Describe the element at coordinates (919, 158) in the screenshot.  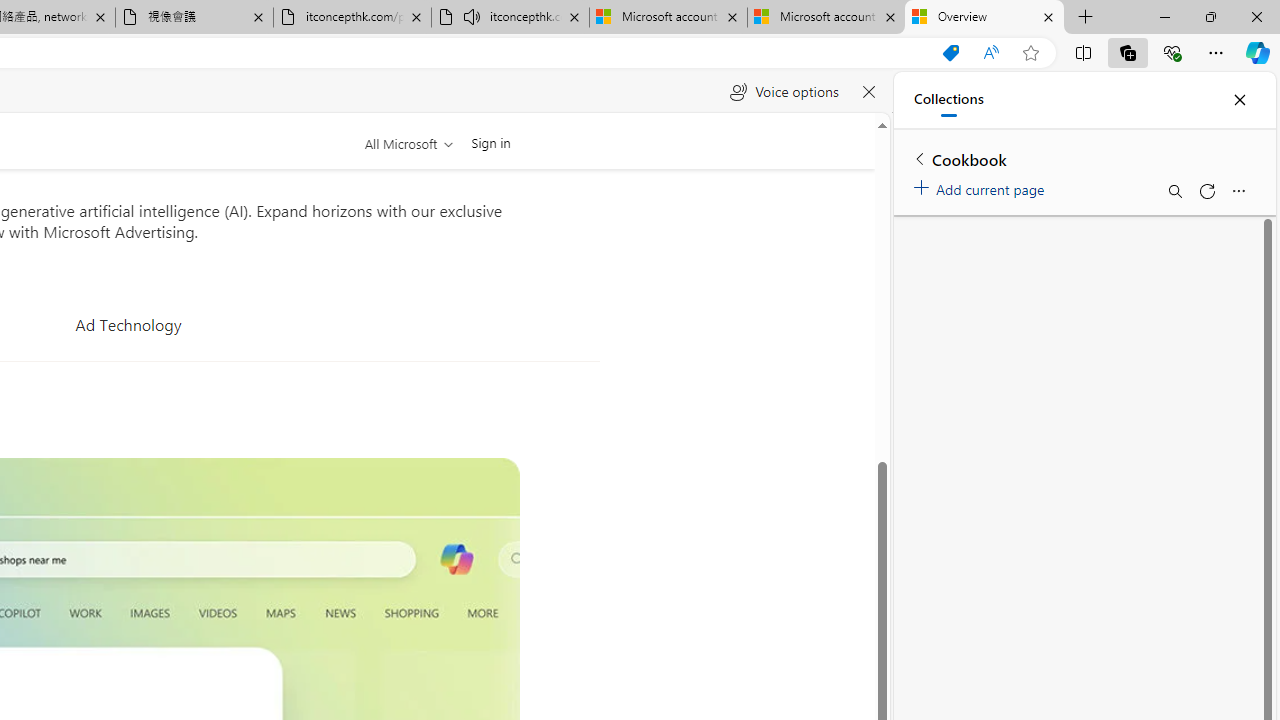
I see `'Back to list of collections'` at that location.